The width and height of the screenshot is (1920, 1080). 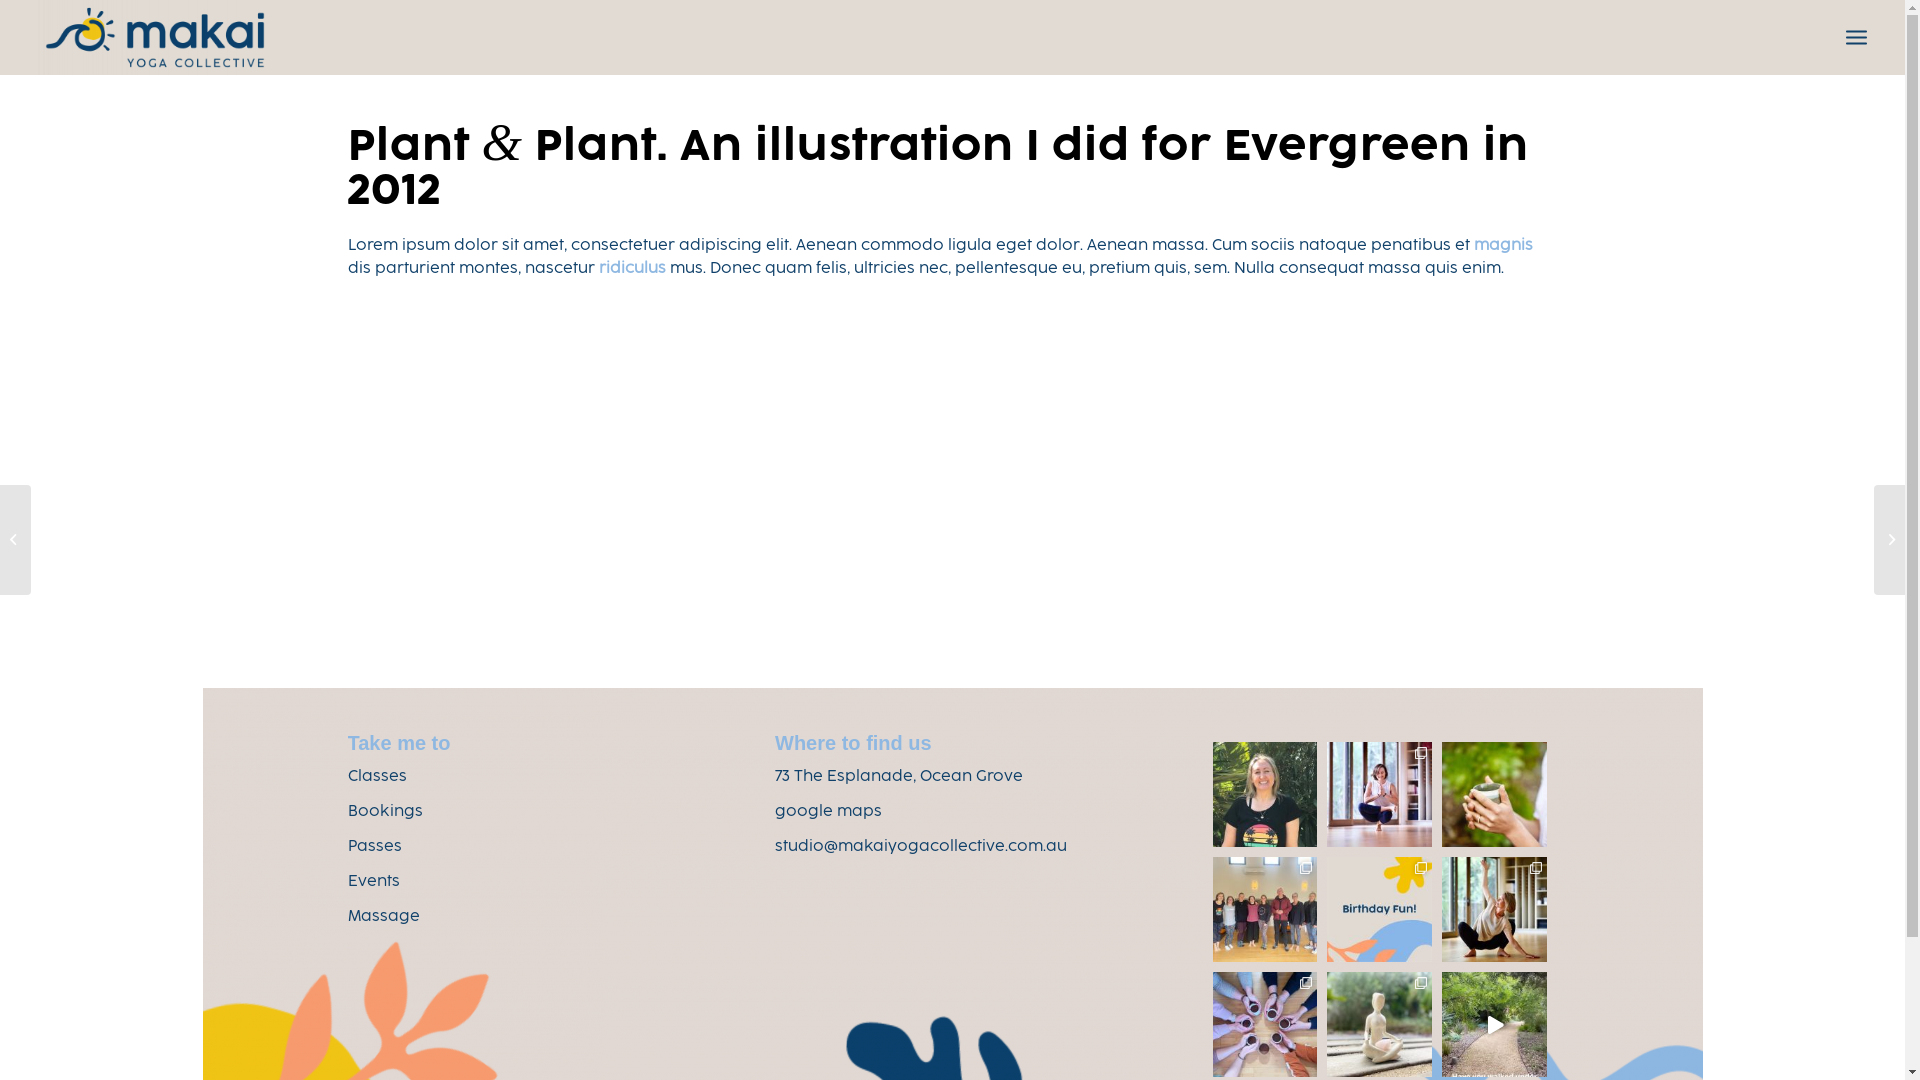 I want to click on 'Passes', so click(x=374, y=847).